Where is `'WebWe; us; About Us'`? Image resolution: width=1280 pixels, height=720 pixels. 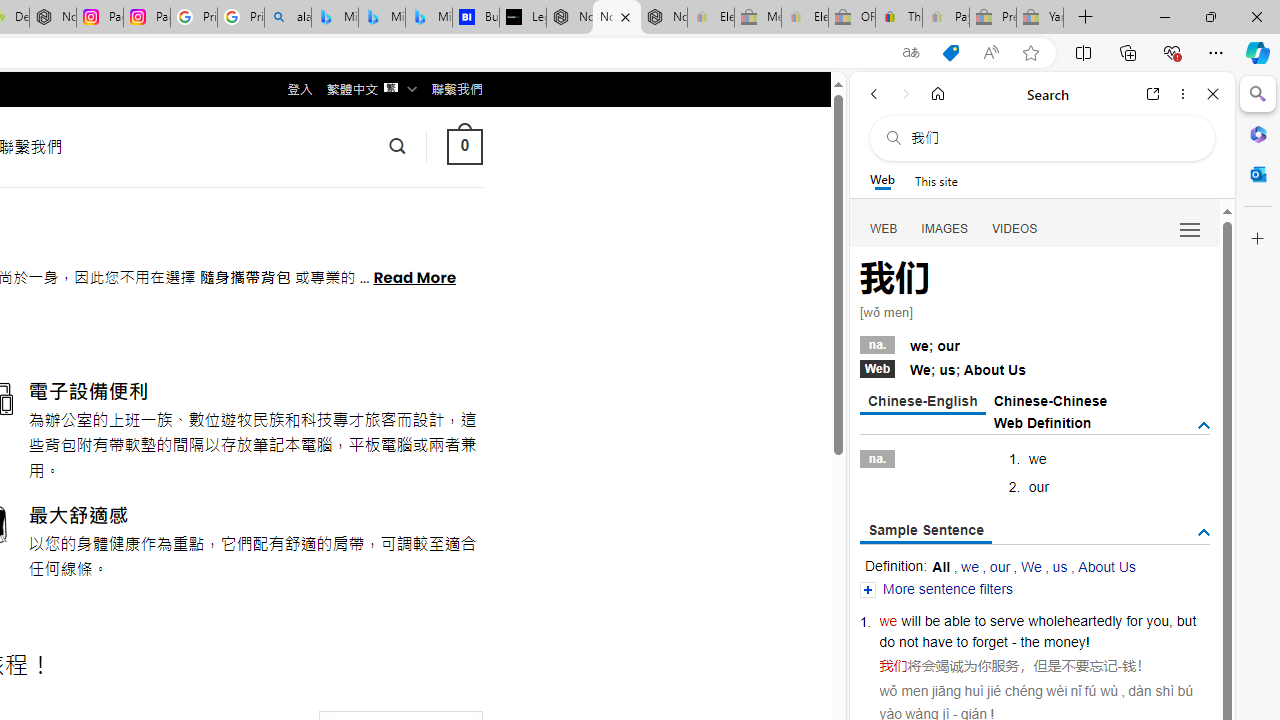
'WebWe; us; About Us' is located at coordinates (1034, 367).